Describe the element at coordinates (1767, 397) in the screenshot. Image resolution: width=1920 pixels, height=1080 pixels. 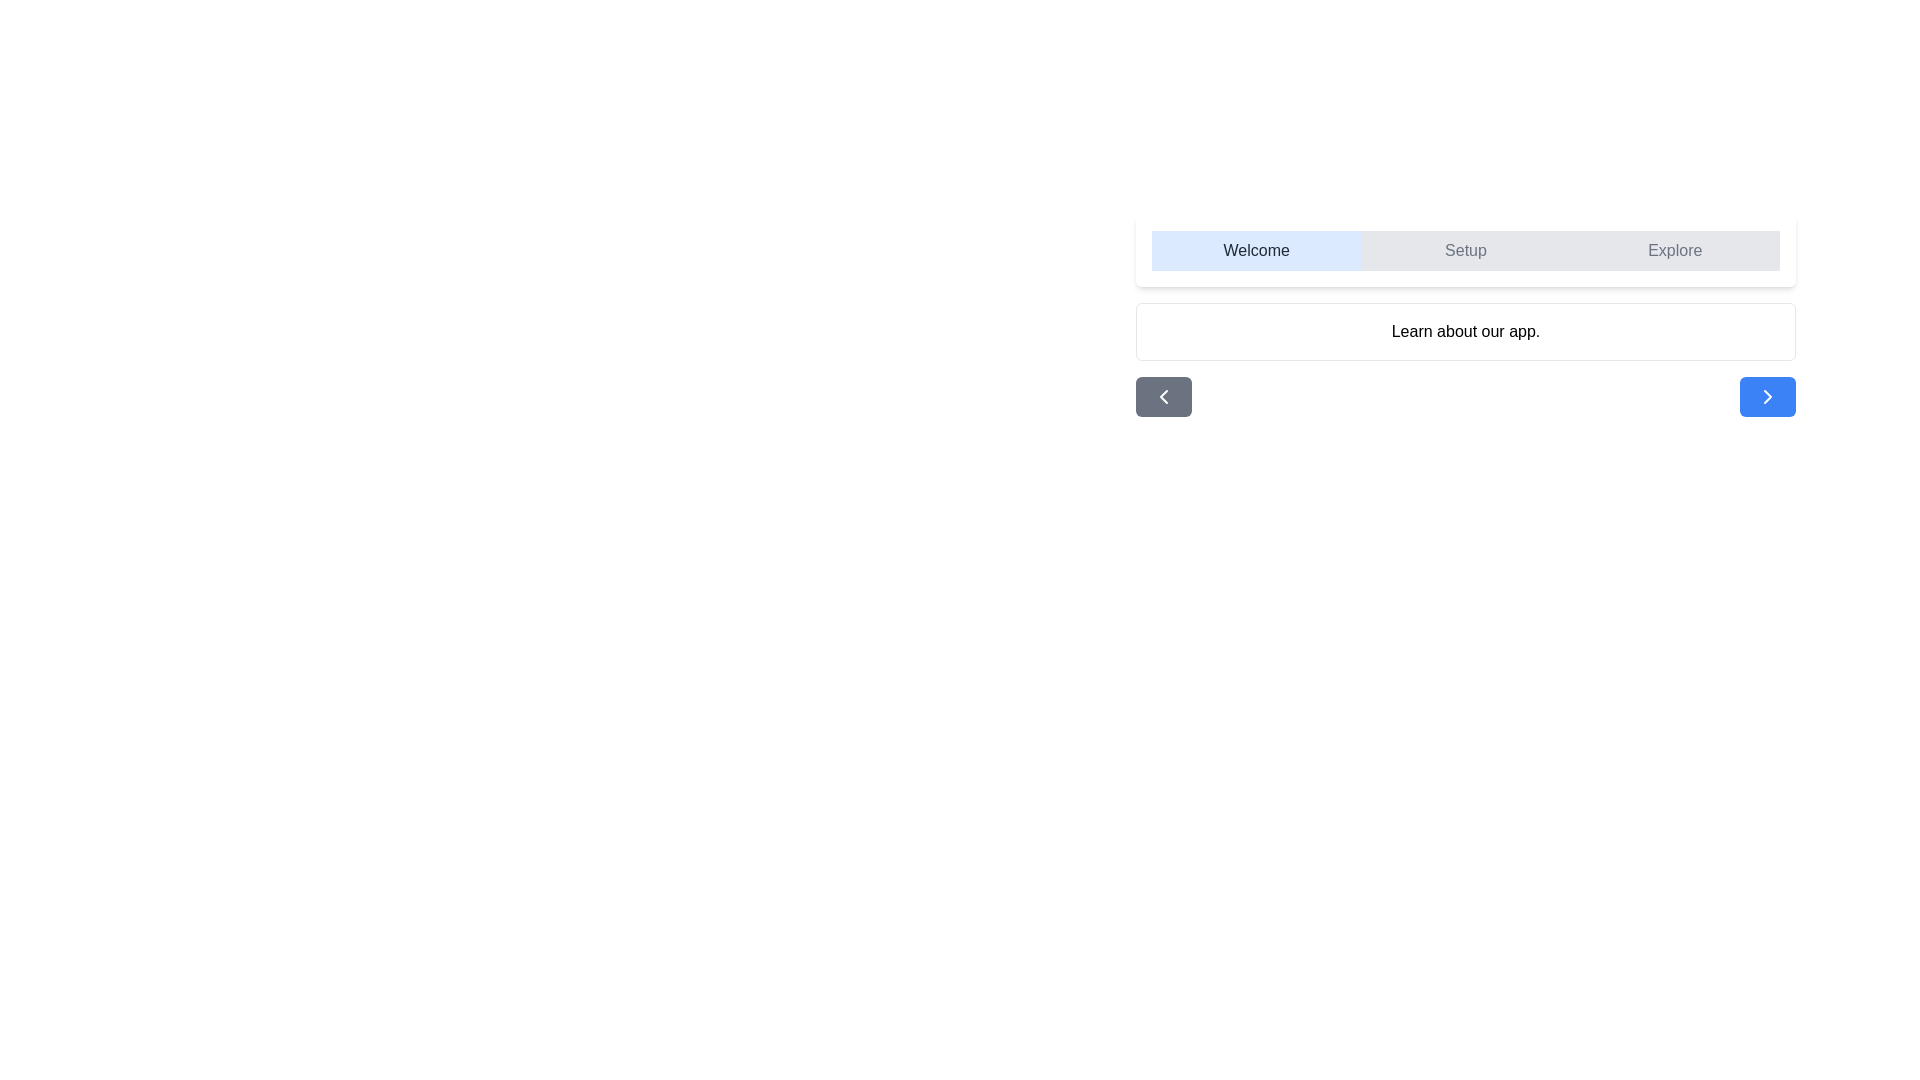
I see `'Next' button to navigate to the next step` at that location.